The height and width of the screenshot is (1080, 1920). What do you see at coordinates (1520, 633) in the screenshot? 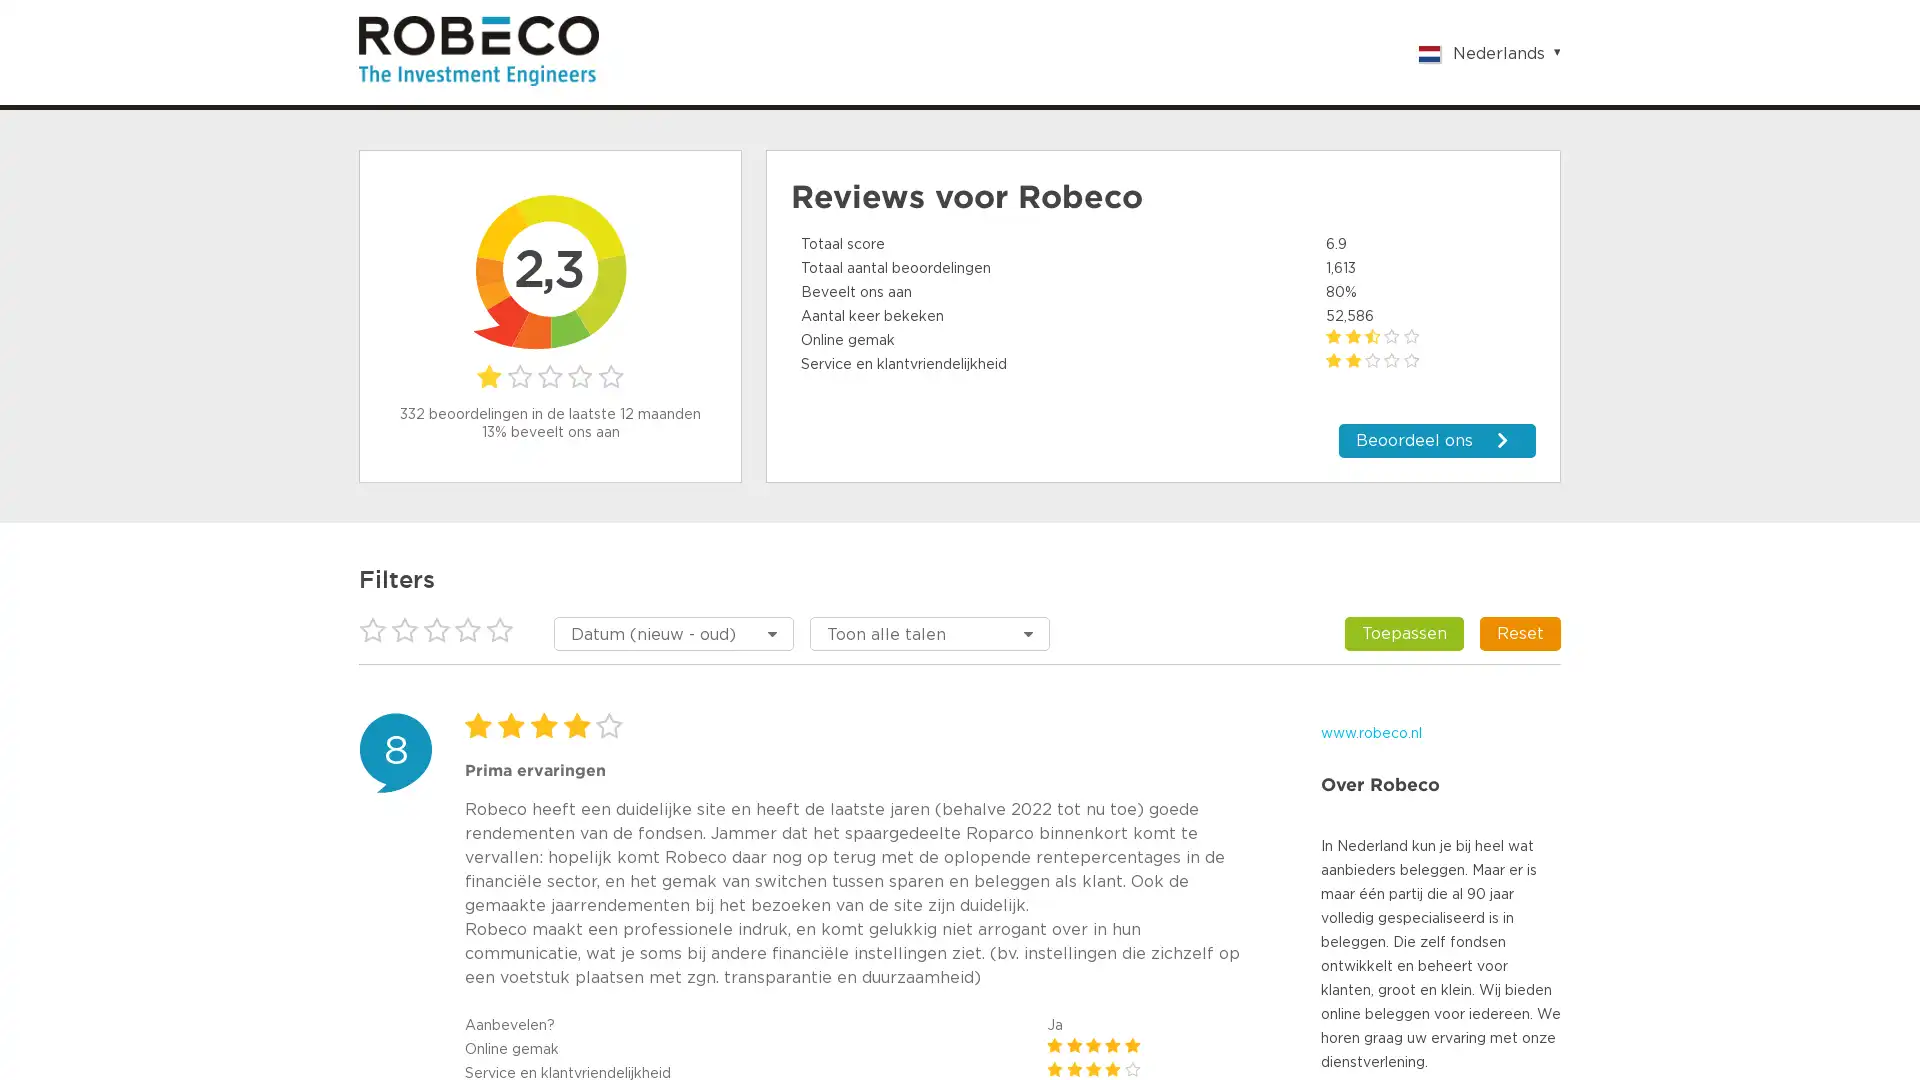
I see `Reset` at bounding box center [1520, 633].